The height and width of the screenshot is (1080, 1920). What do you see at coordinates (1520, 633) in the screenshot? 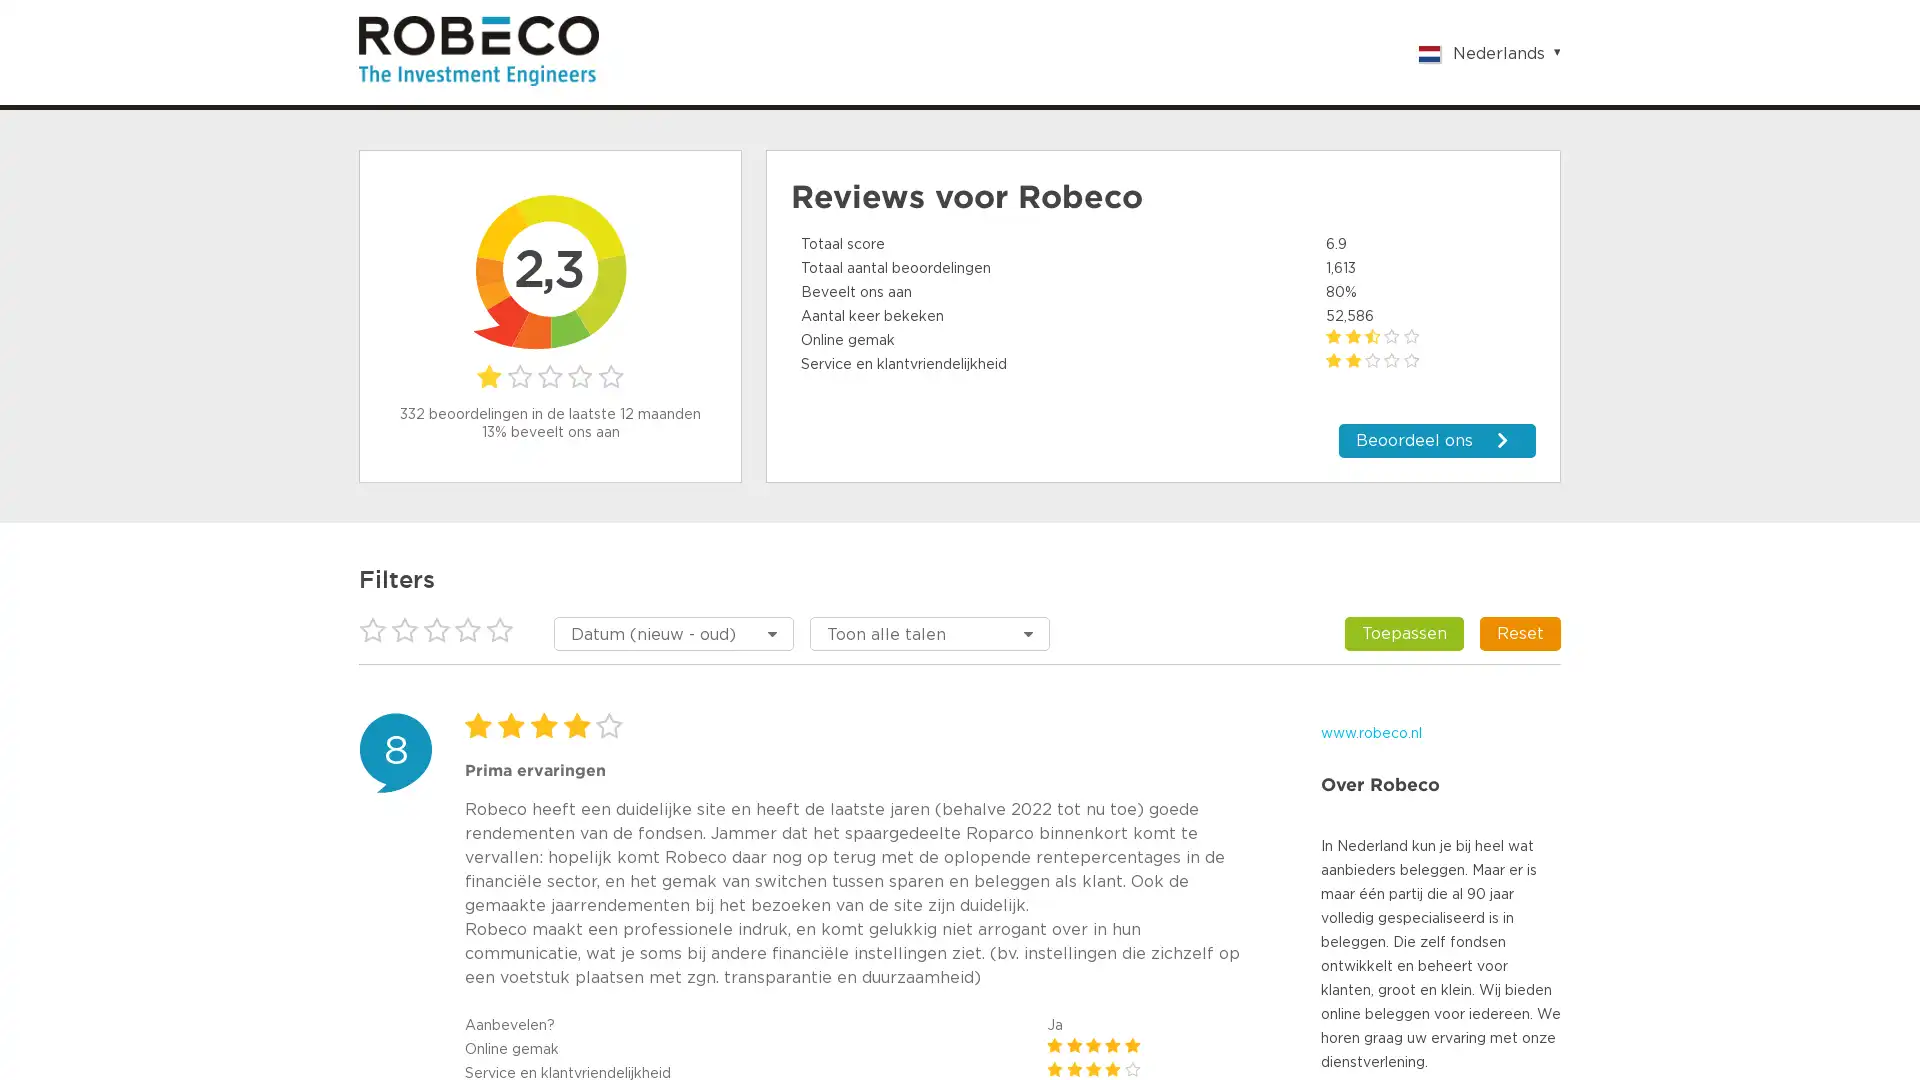
I see `Reset` at bounding box center [1520, 633].